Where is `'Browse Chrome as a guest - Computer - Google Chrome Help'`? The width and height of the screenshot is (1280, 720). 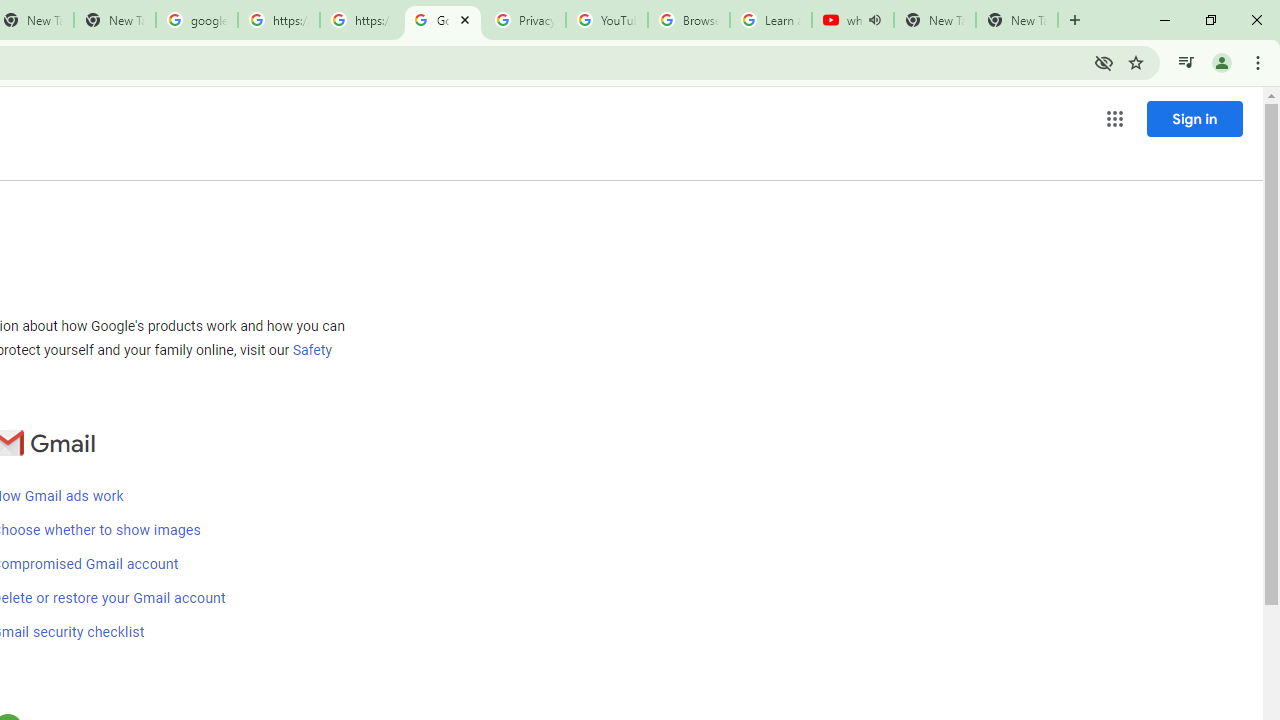 'Browse Chrome as a guest - Computer - Google Chrome Help' is located at coordinates (688, 20).